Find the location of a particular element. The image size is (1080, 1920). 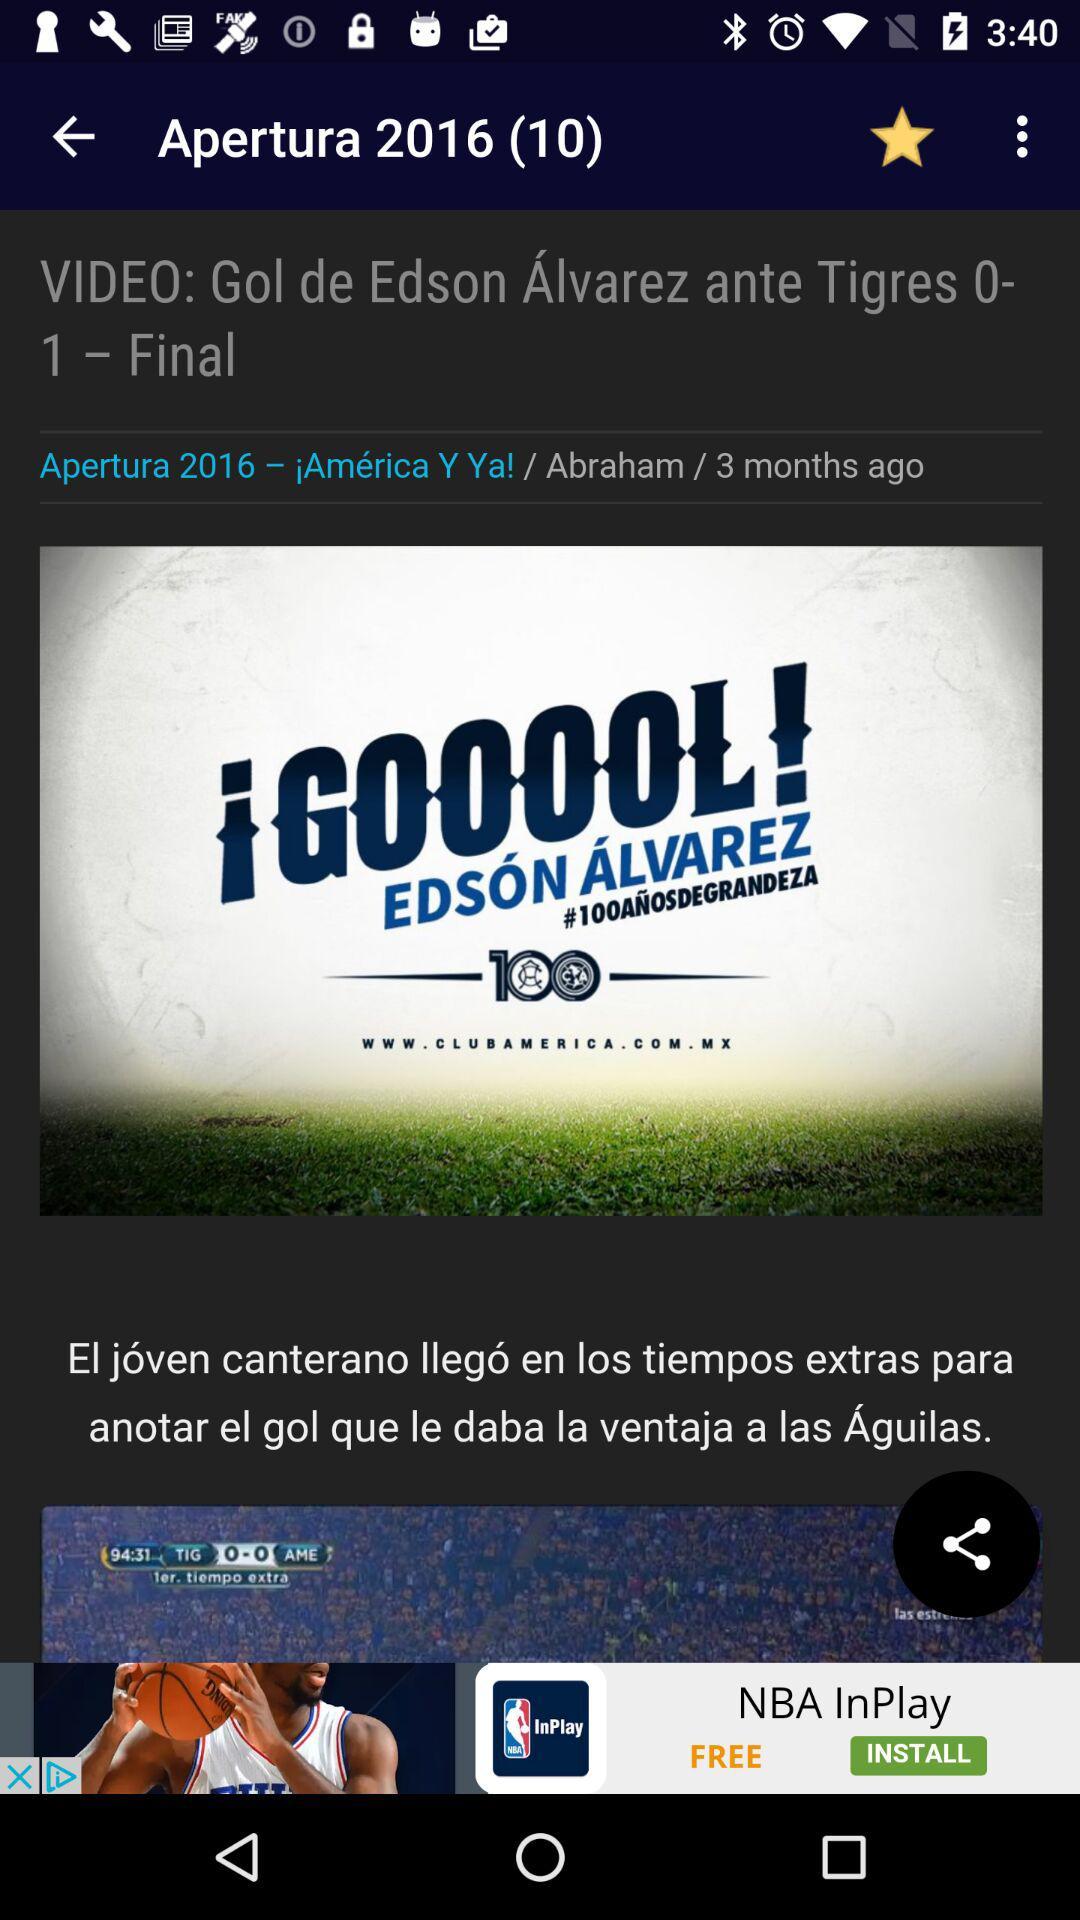

share is located at coordinates (965, 1543).